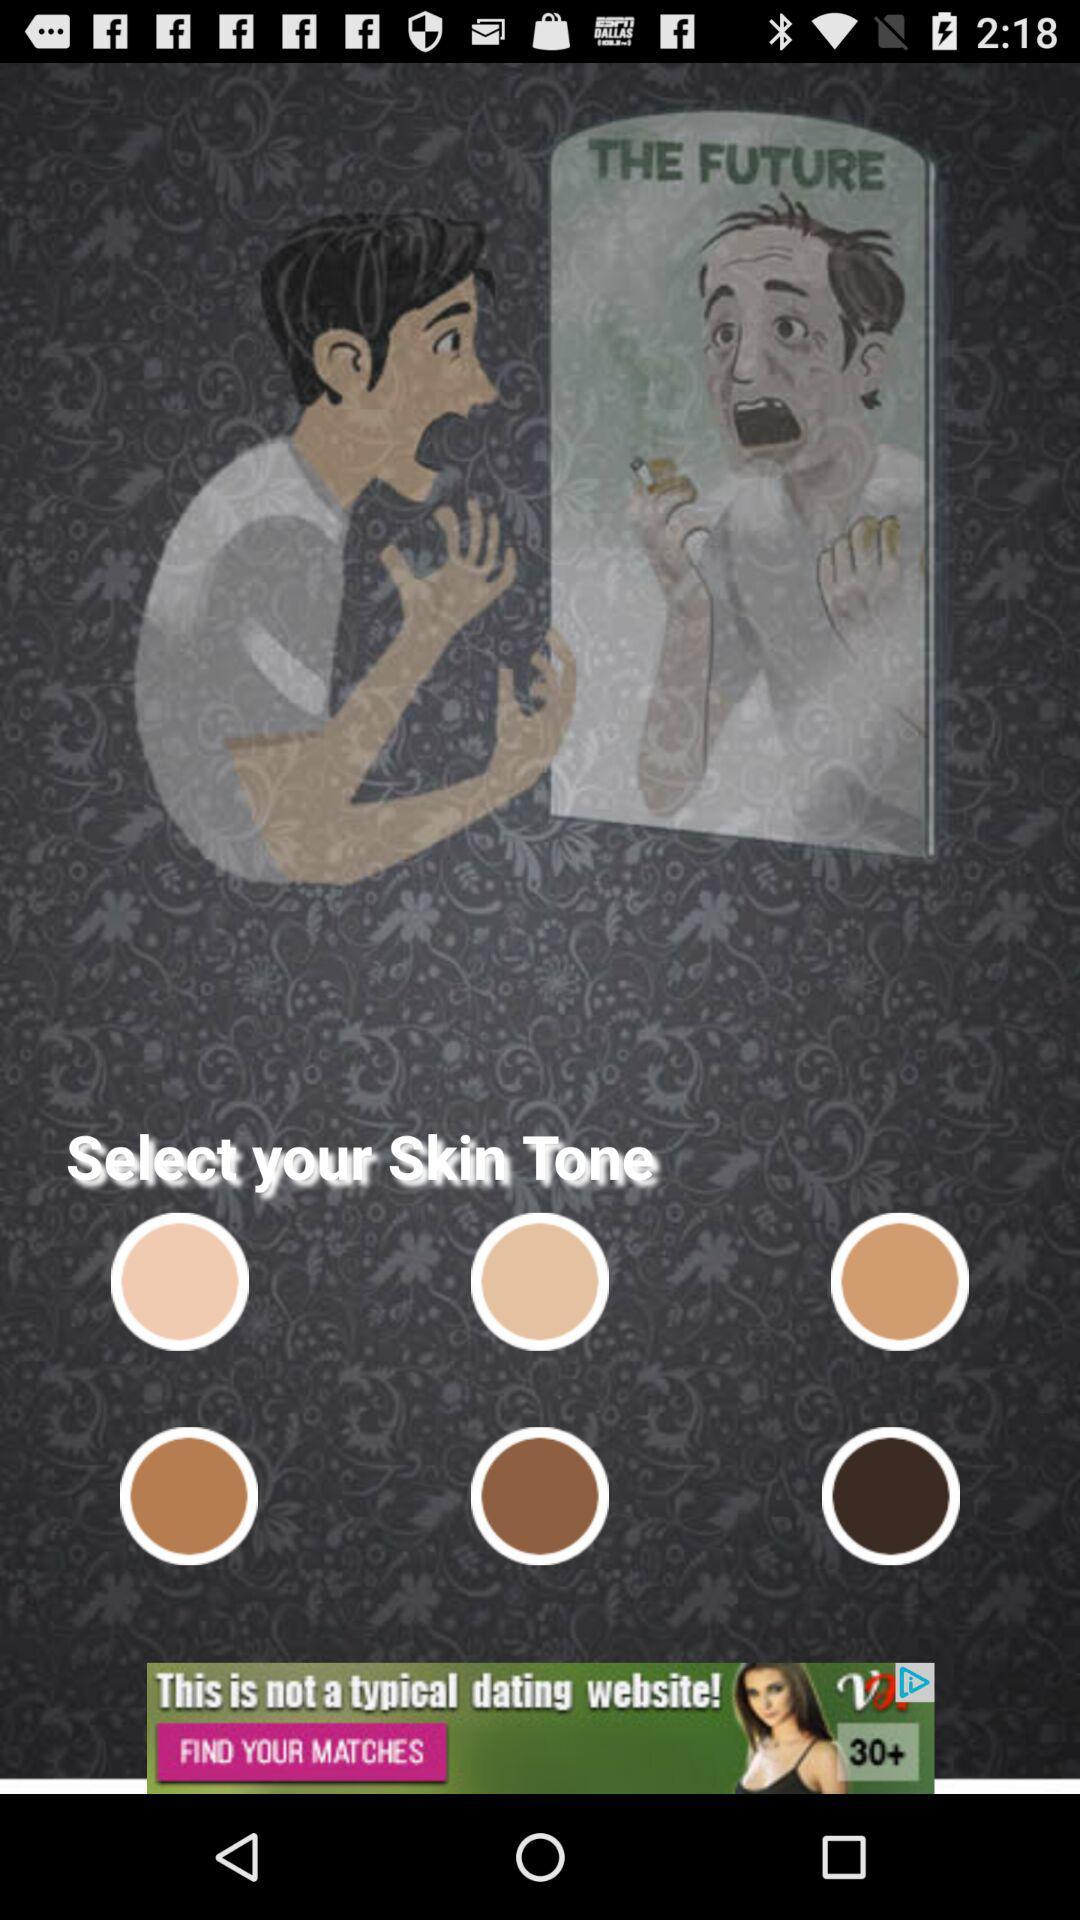 The height and width of the screenshot is (1920, 1080). I want to click on skin tone, so click(540, 1496).